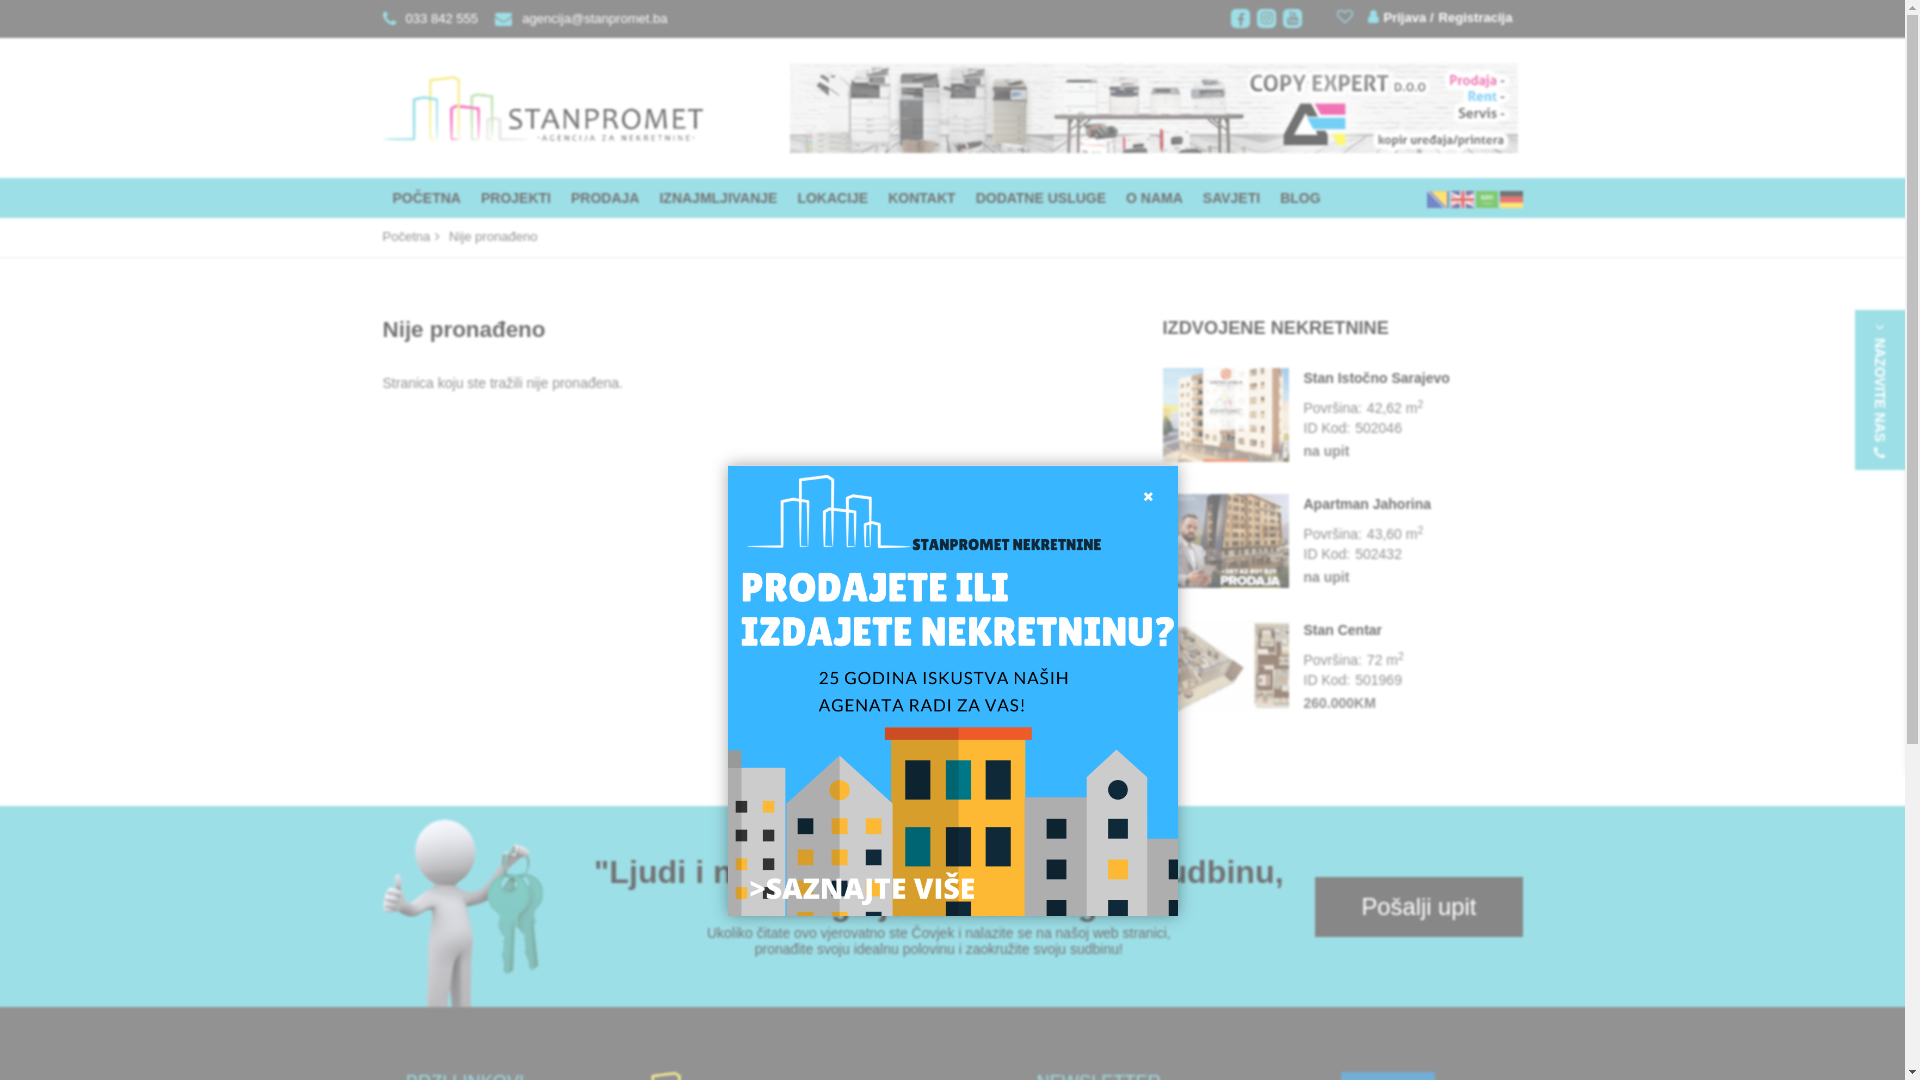 Image resolution: width=1920 pixels, height=1080 pixels. I want to click on 'YouTube', so click(1282, 18).